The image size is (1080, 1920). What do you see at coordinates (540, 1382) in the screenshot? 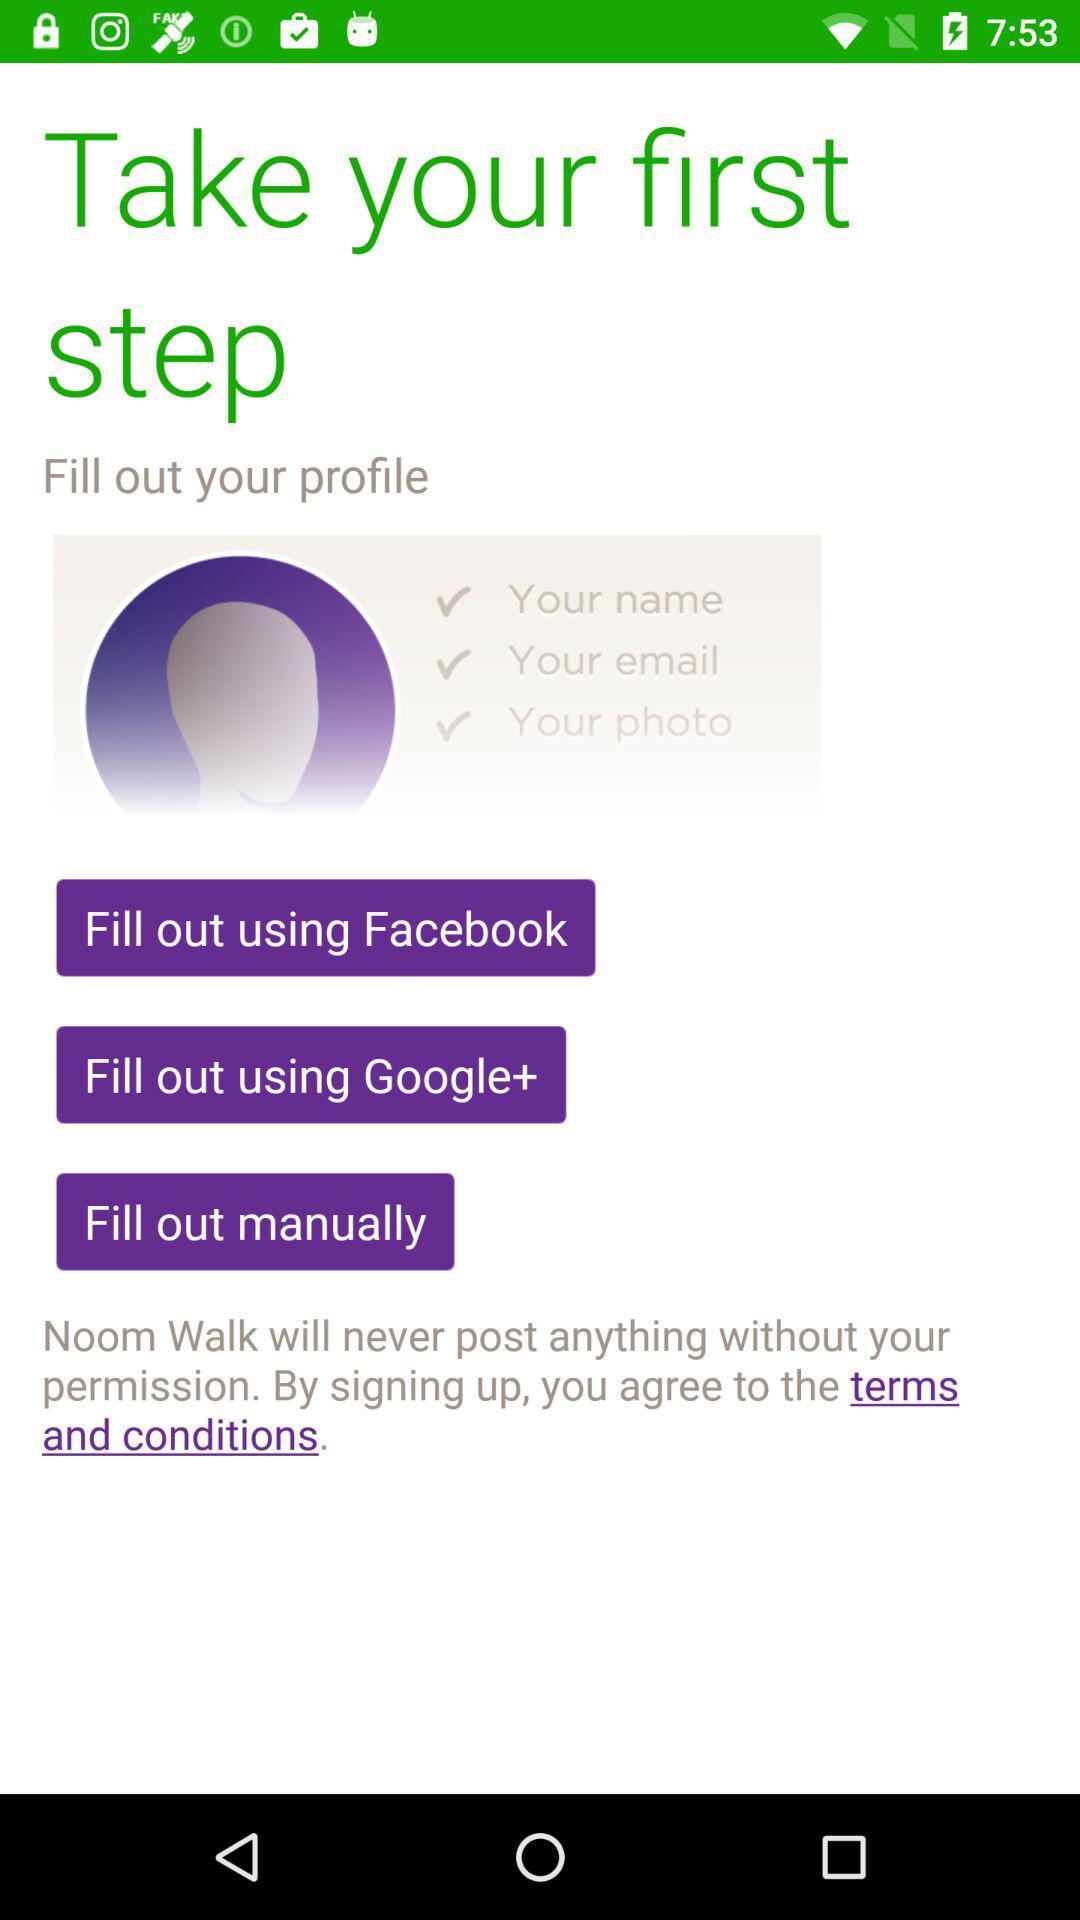
I see `the noom walk will` at bounding box center [540, 1382].